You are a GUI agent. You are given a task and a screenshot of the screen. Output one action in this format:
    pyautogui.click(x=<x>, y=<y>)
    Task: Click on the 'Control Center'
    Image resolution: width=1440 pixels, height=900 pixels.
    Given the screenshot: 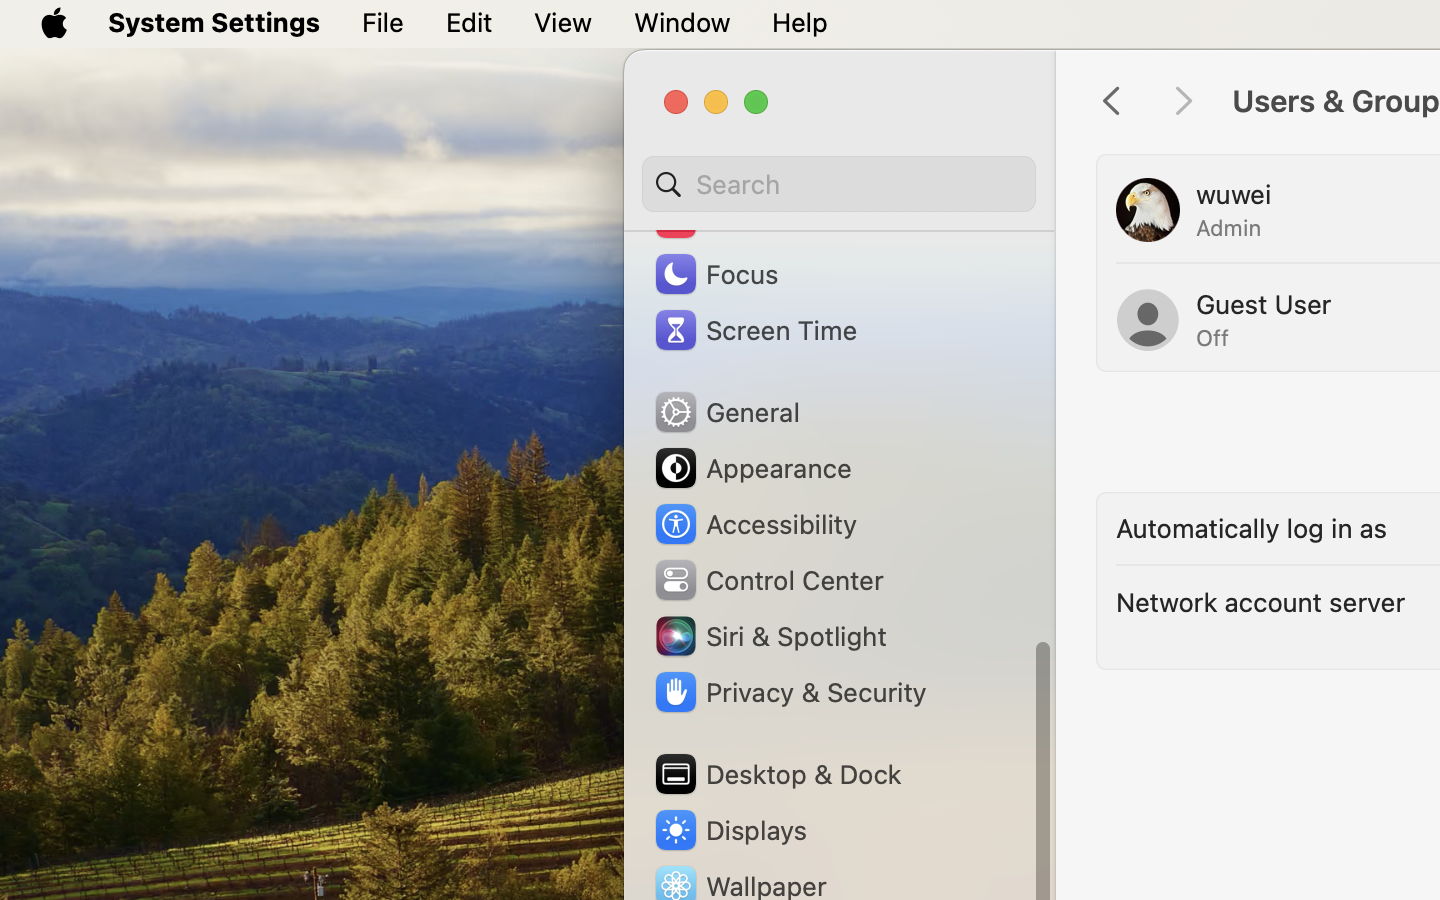 What is the action you would take?
    pyautogui.click(x=766, y=579)
    